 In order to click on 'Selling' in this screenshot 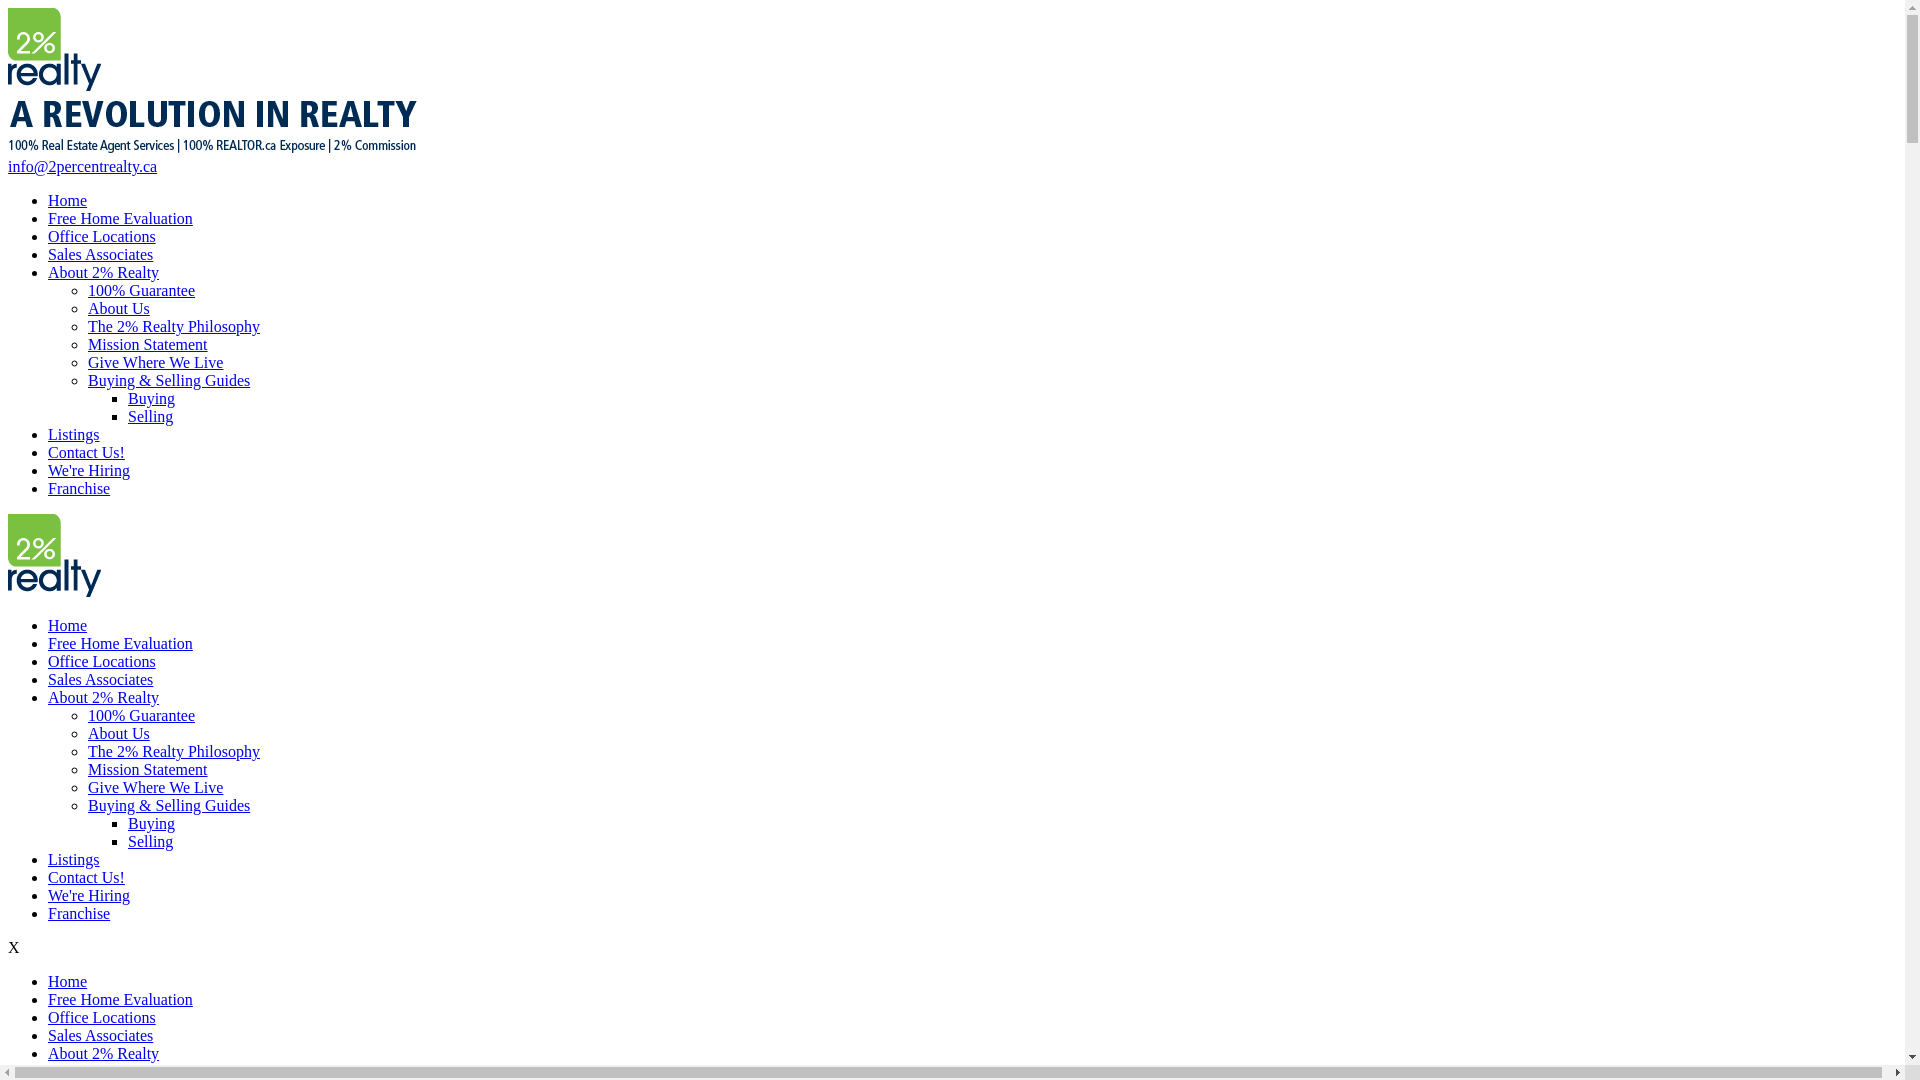, I will do `click(127, 841)`.